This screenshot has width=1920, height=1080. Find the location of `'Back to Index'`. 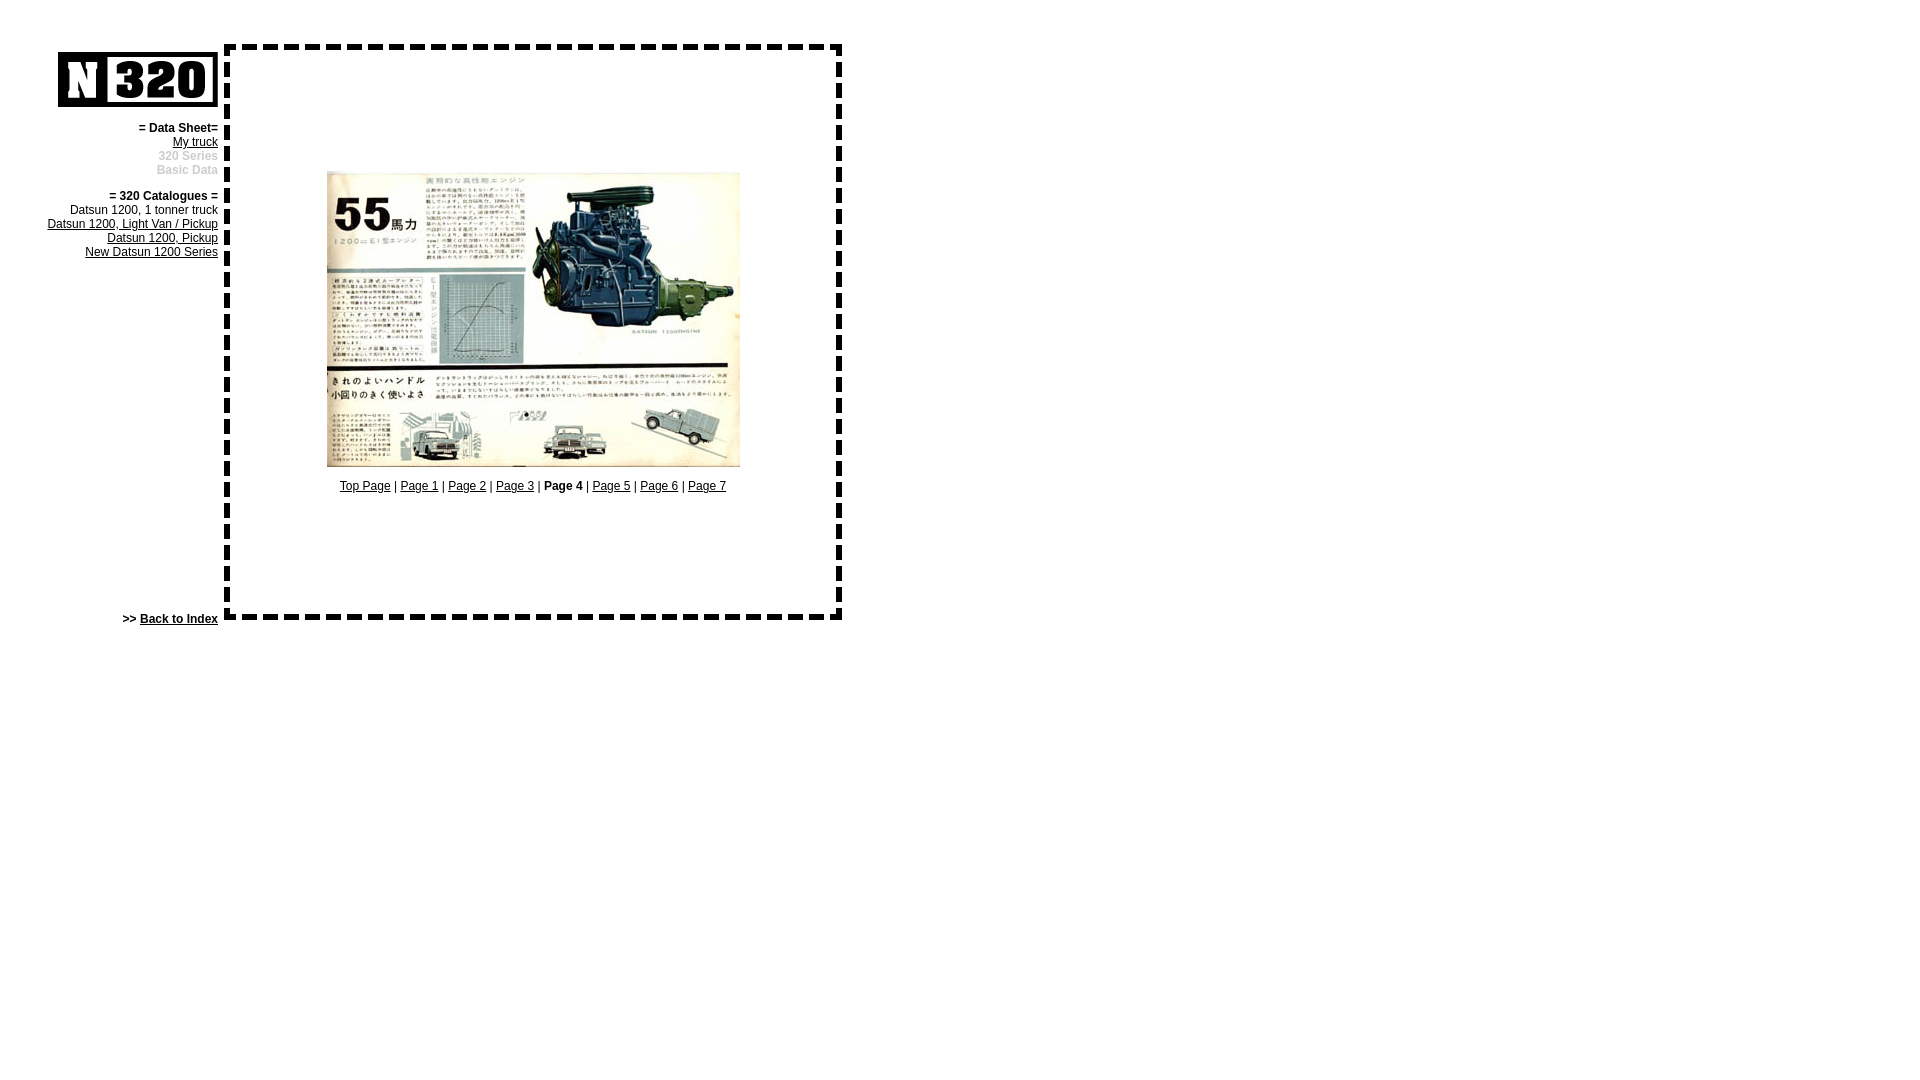

'Back to Index' is located at coordinates (178, 617).